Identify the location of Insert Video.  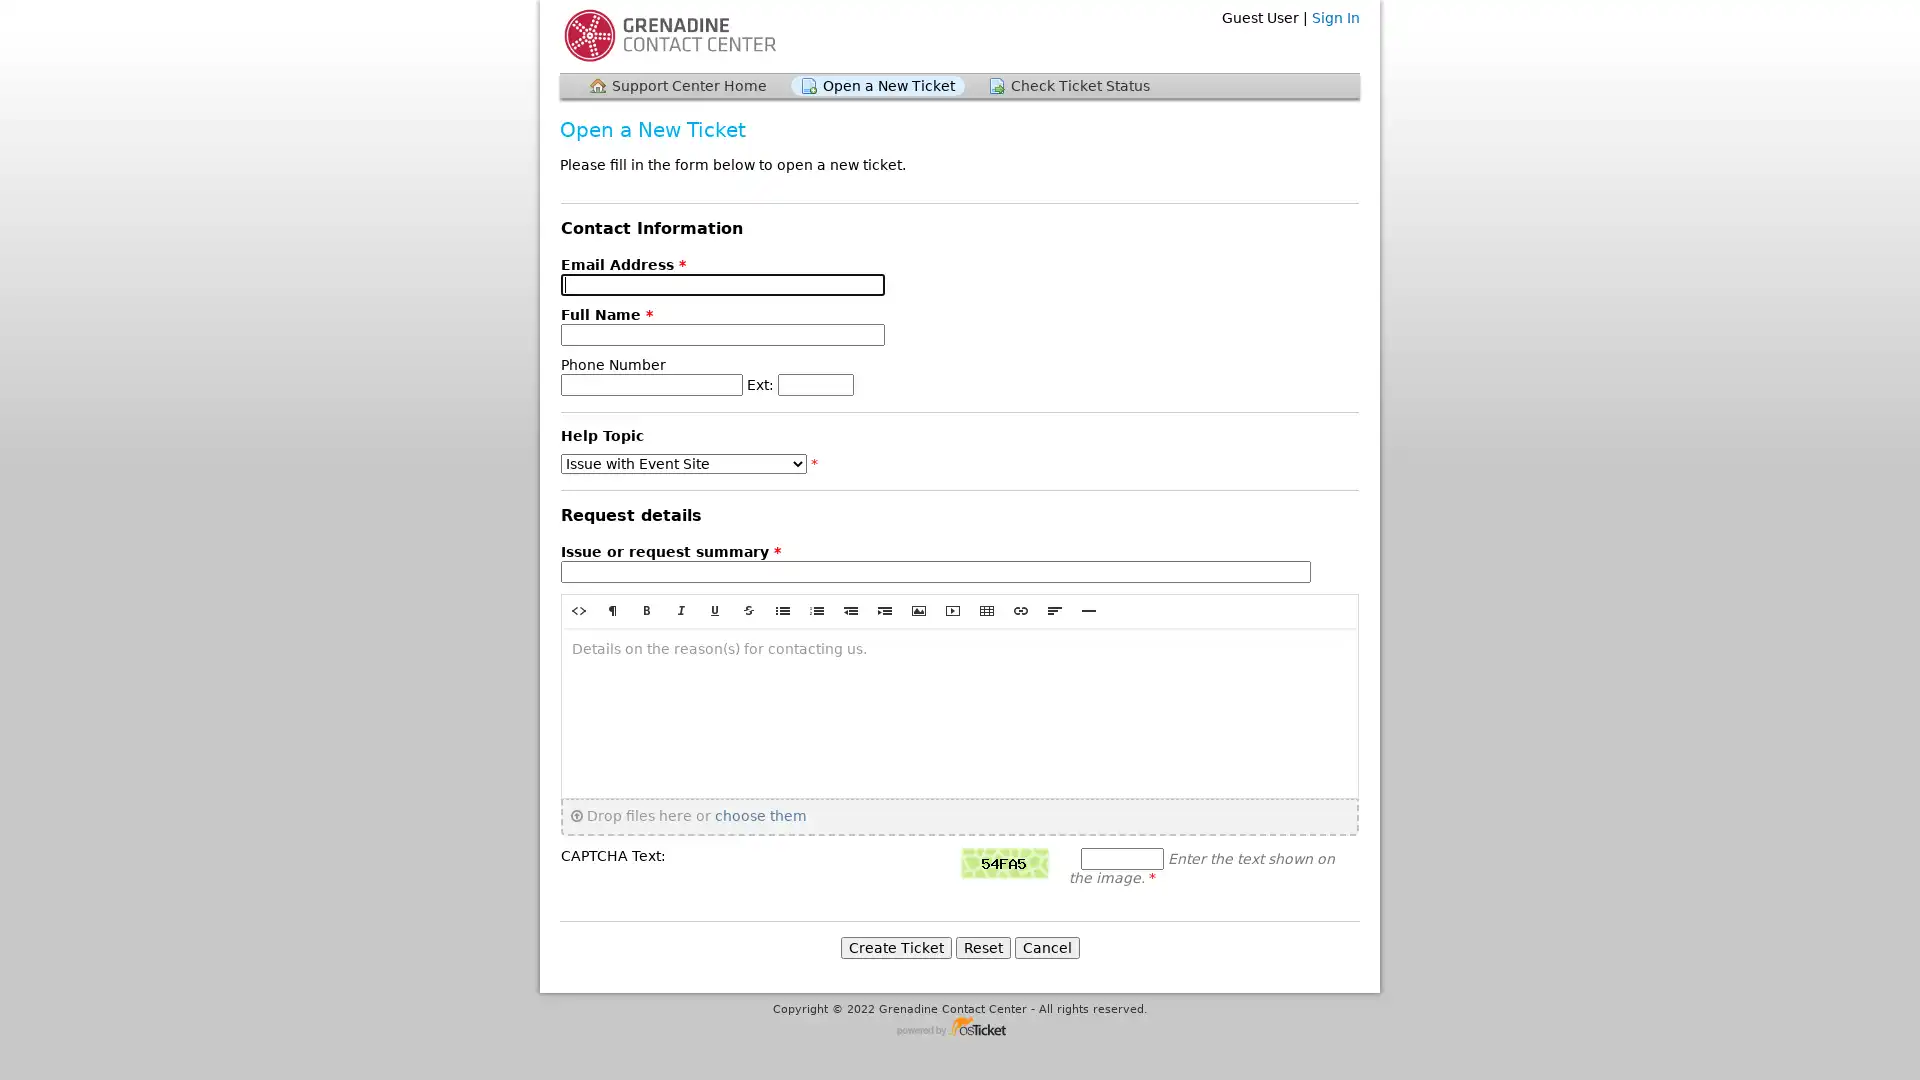
(952, 609).